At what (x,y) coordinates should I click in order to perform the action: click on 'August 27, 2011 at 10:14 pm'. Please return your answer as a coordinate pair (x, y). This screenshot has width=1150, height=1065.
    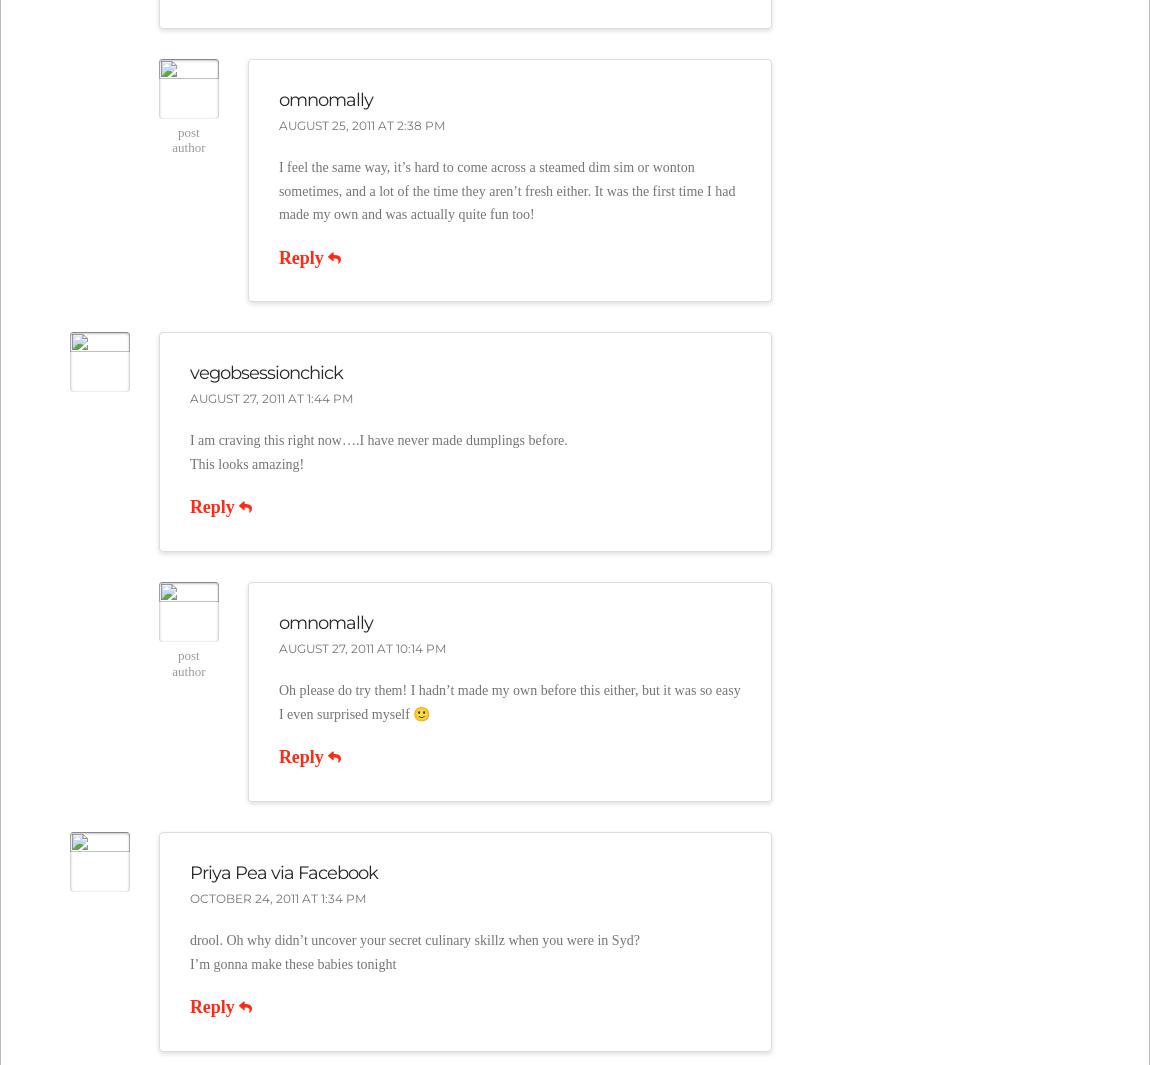
    Looking at the image, I should click on (361, 647).